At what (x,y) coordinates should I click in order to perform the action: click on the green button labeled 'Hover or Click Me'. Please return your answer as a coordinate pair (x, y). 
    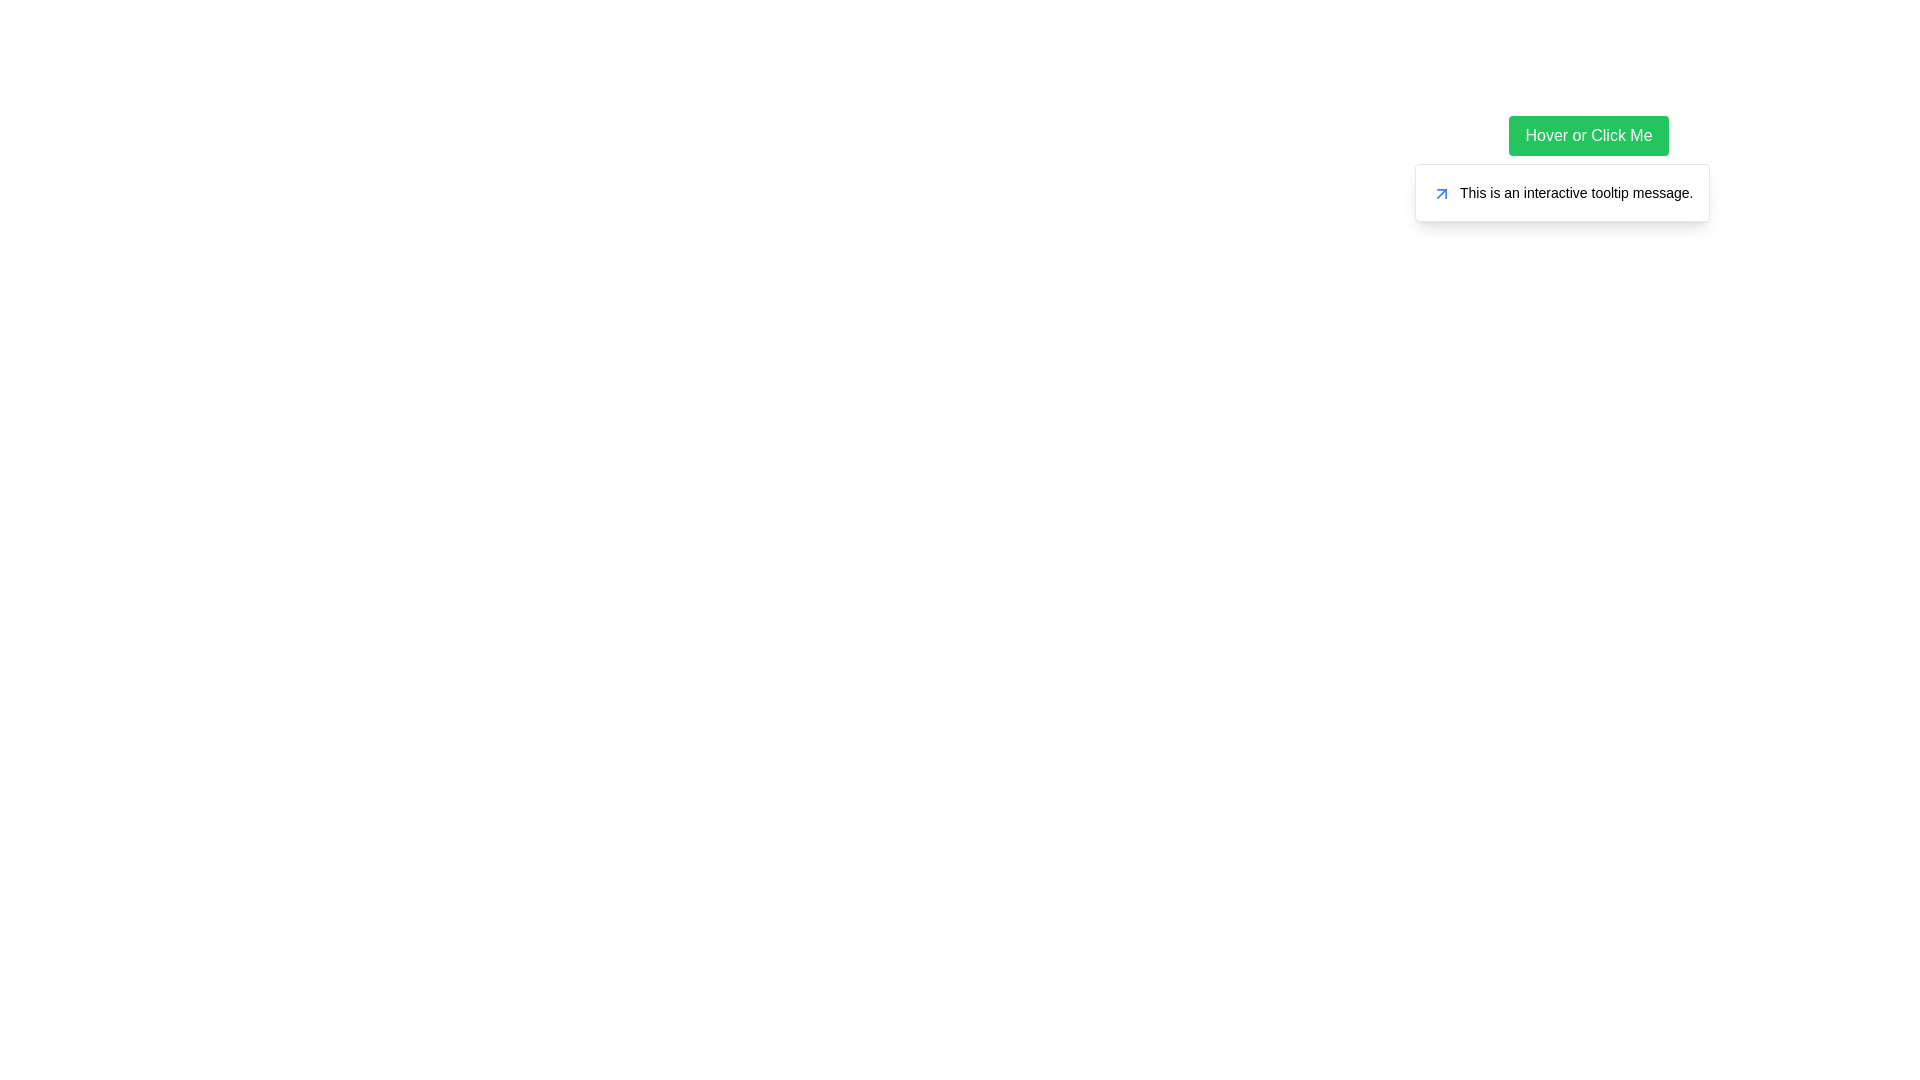
    Looking at the image, I should click on (1587, 135).